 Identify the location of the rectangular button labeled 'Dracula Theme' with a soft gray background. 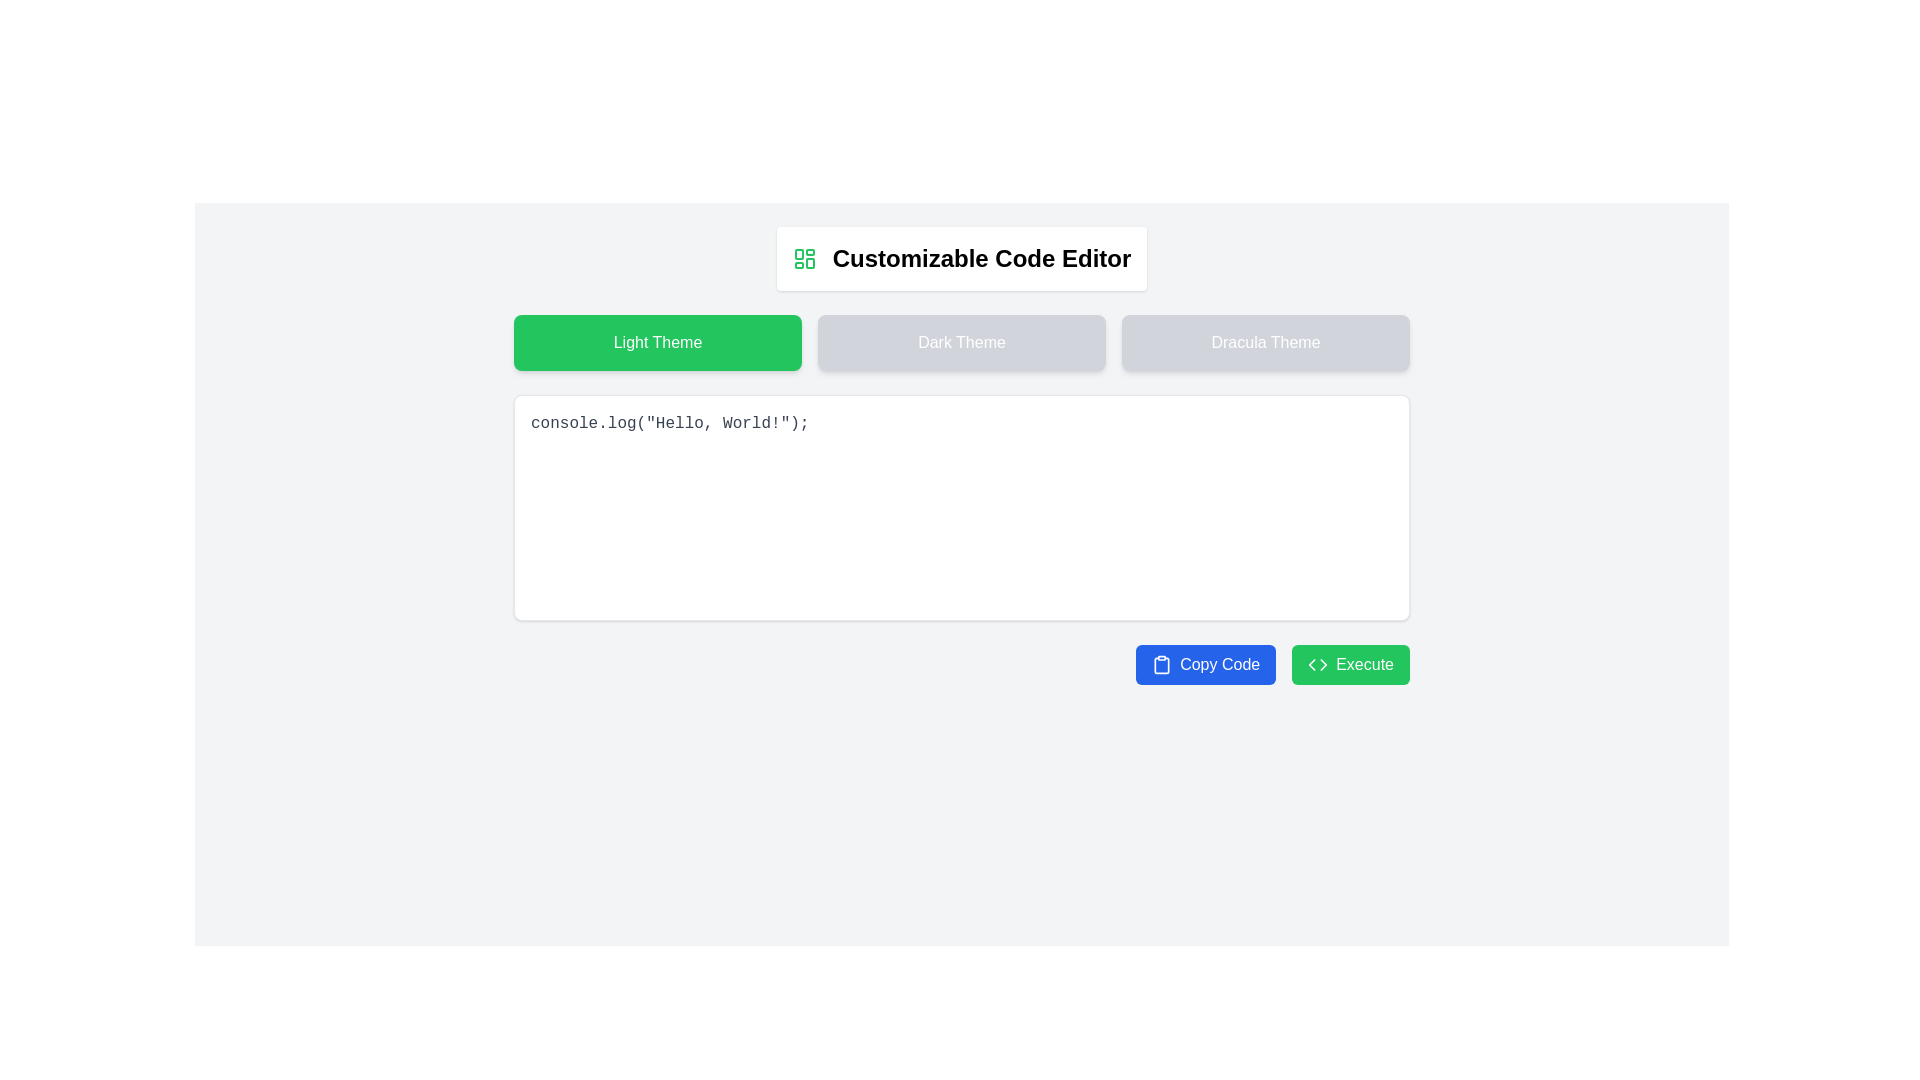
(1265, 342).